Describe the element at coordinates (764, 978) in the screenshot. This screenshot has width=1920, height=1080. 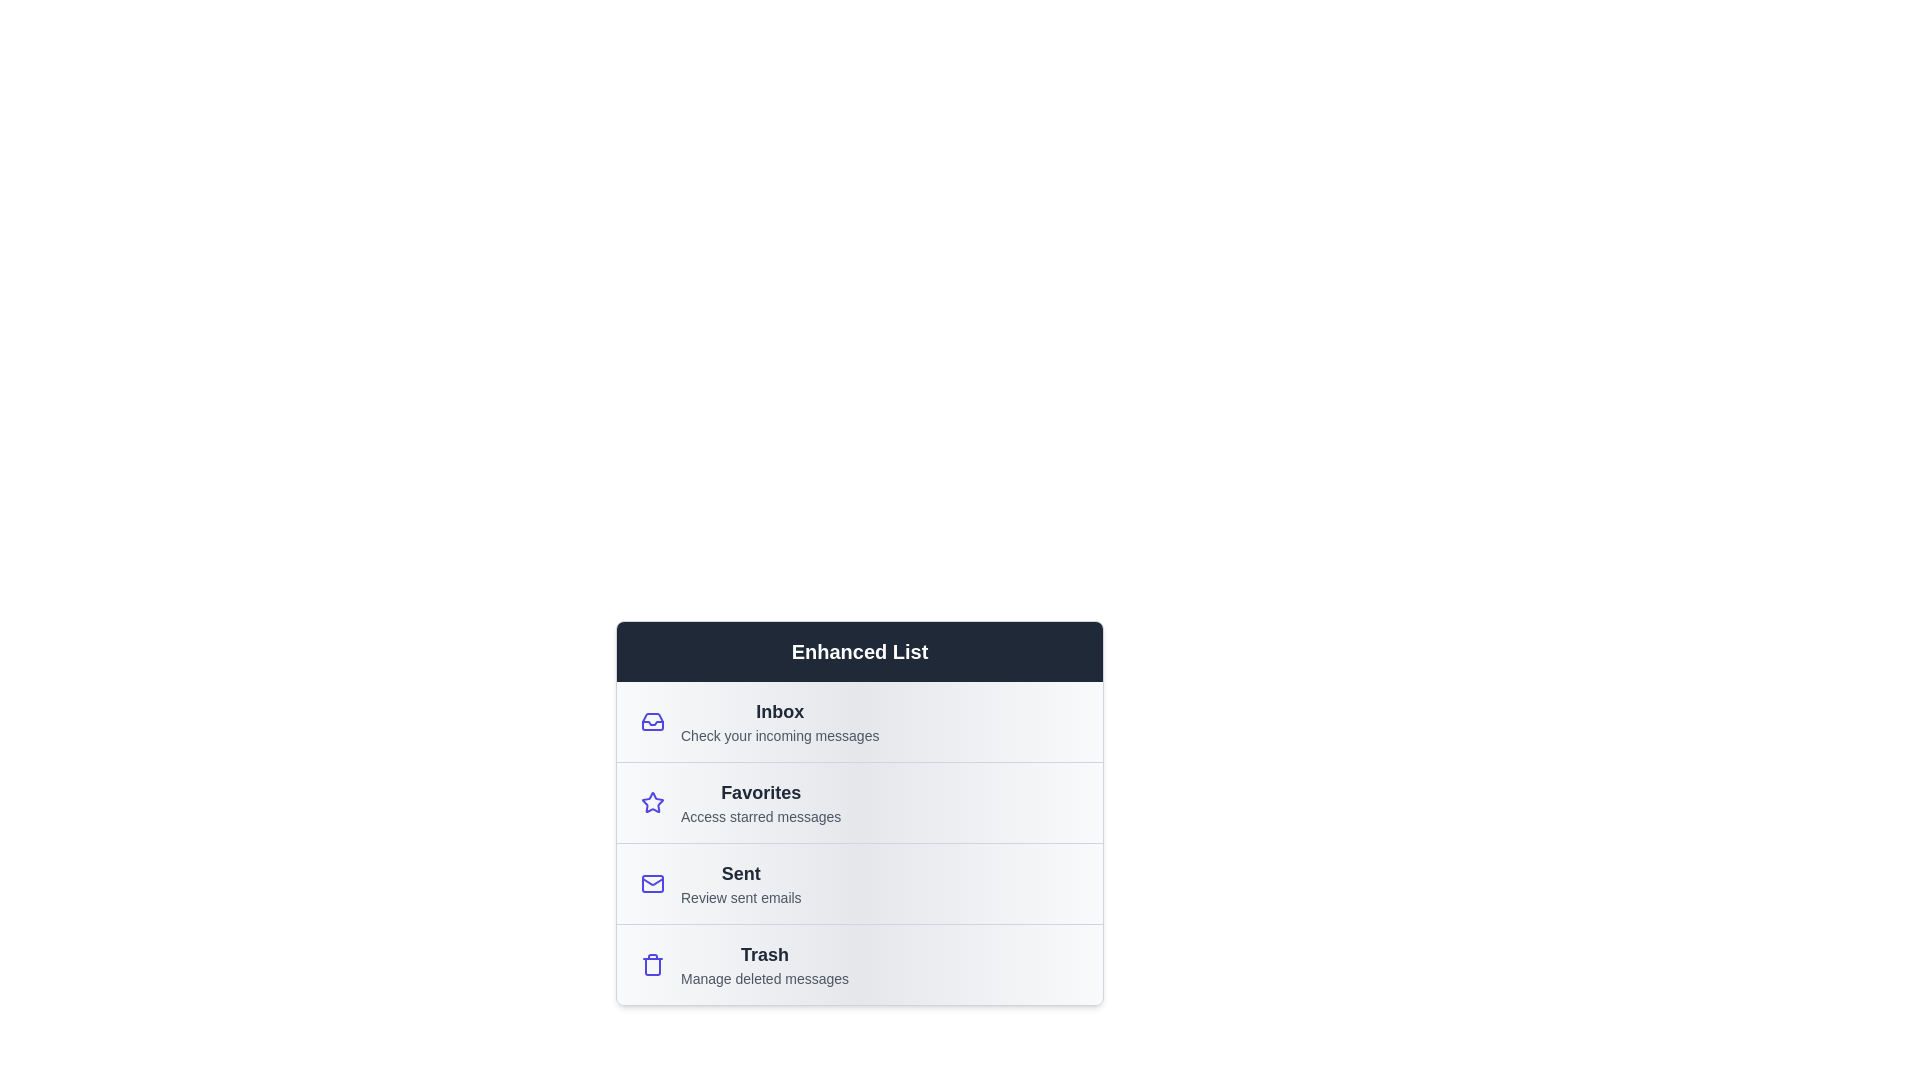
I see `the text label displaying 'Manage deleted messages', which is located below the 'Trash' heading in the 'Enhanced List' section` at that location.